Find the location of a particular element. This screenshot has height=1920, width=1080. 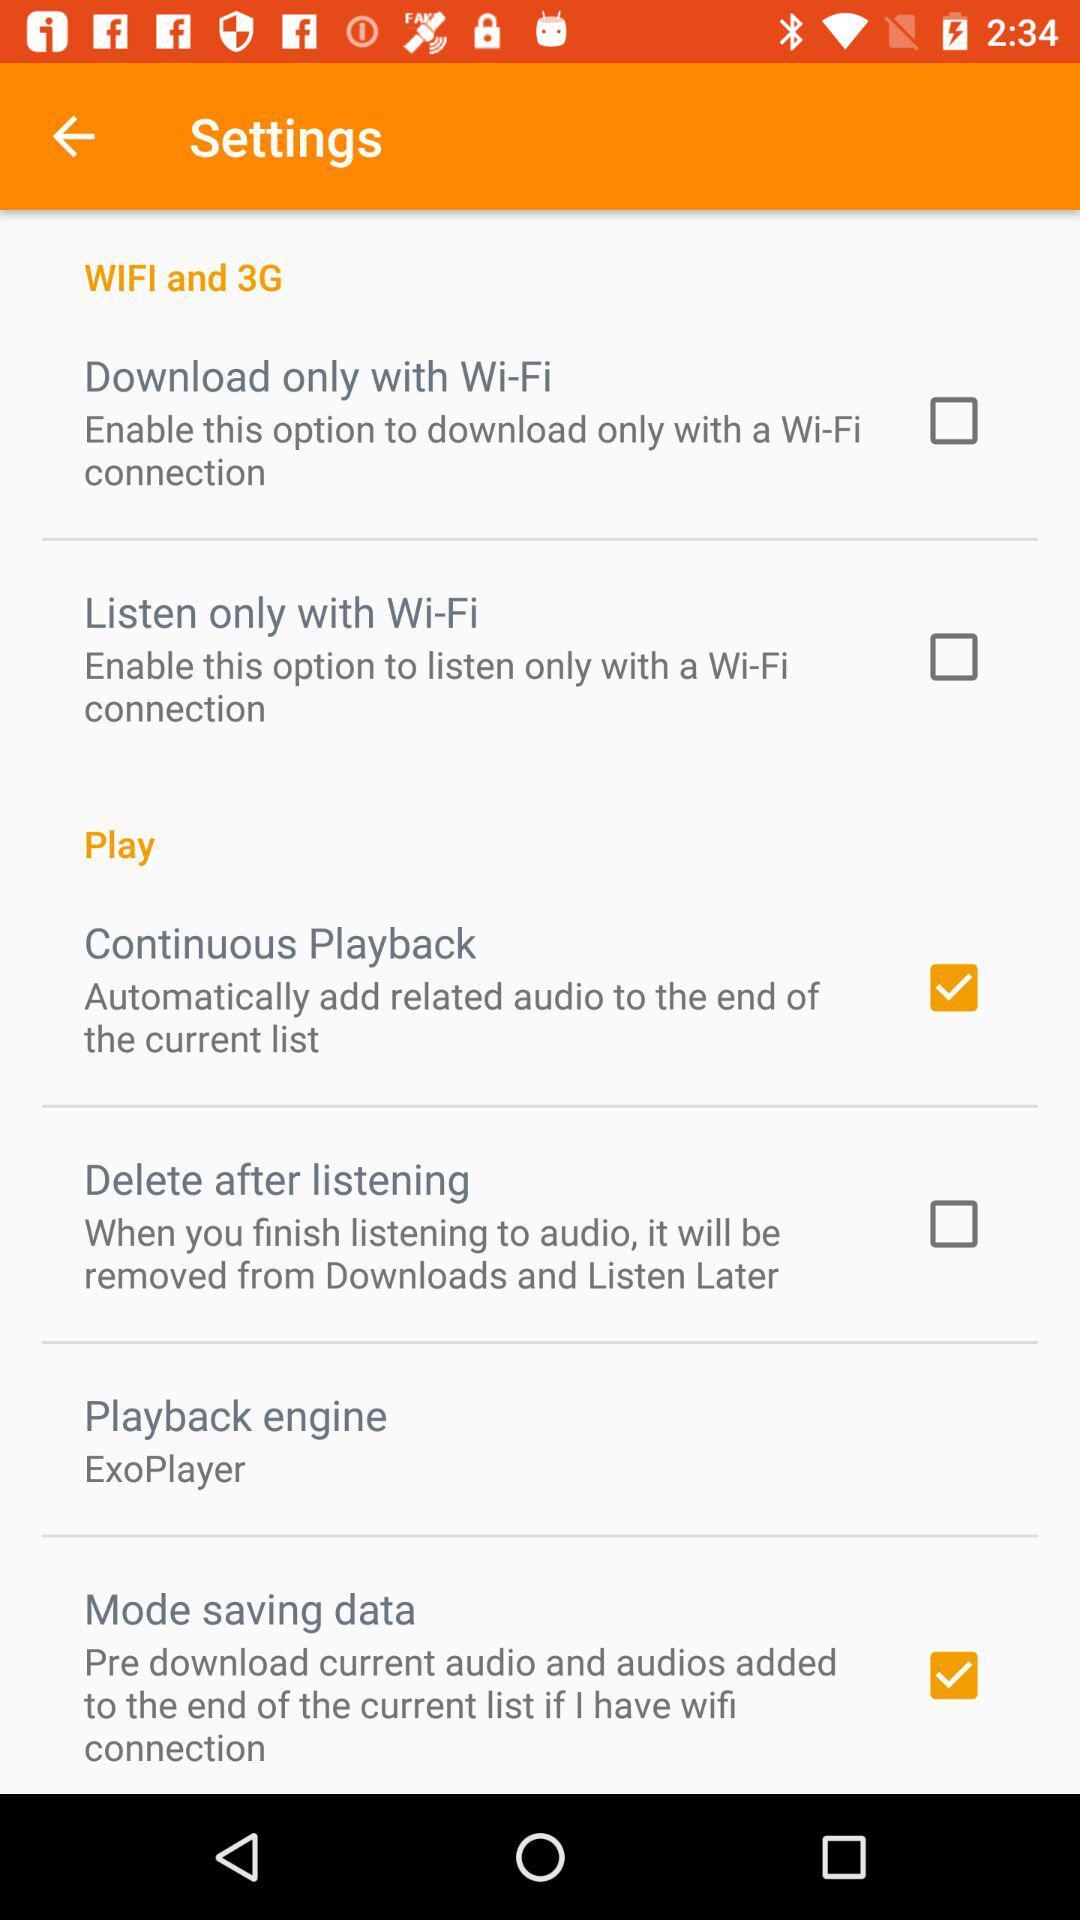

the icon below playback engine is located at coordinates (164, 1467).